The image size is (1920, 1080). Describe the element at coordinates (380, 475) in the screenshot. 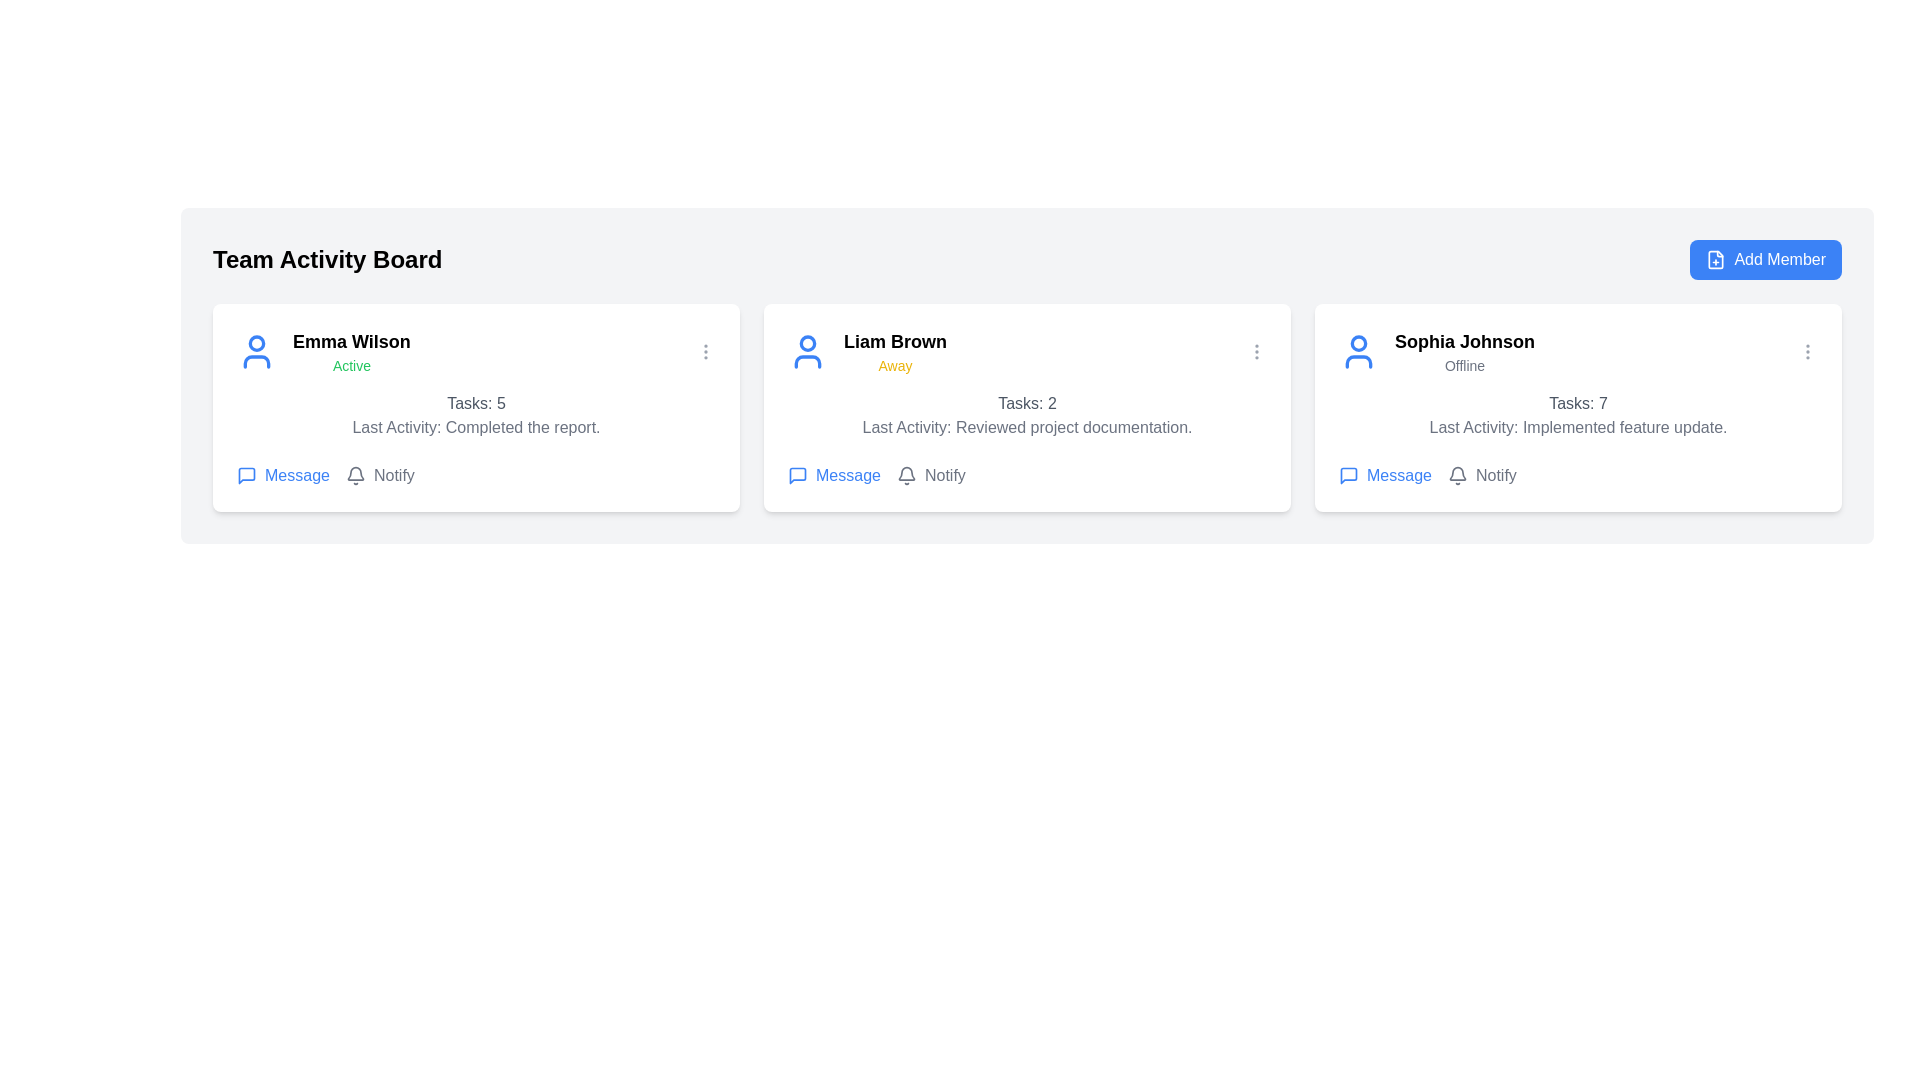

I see `the notification button located to the right of the 'Message' button on the user 'Emma Wilson's card in the 'Team Activity Board' interface` at that location.